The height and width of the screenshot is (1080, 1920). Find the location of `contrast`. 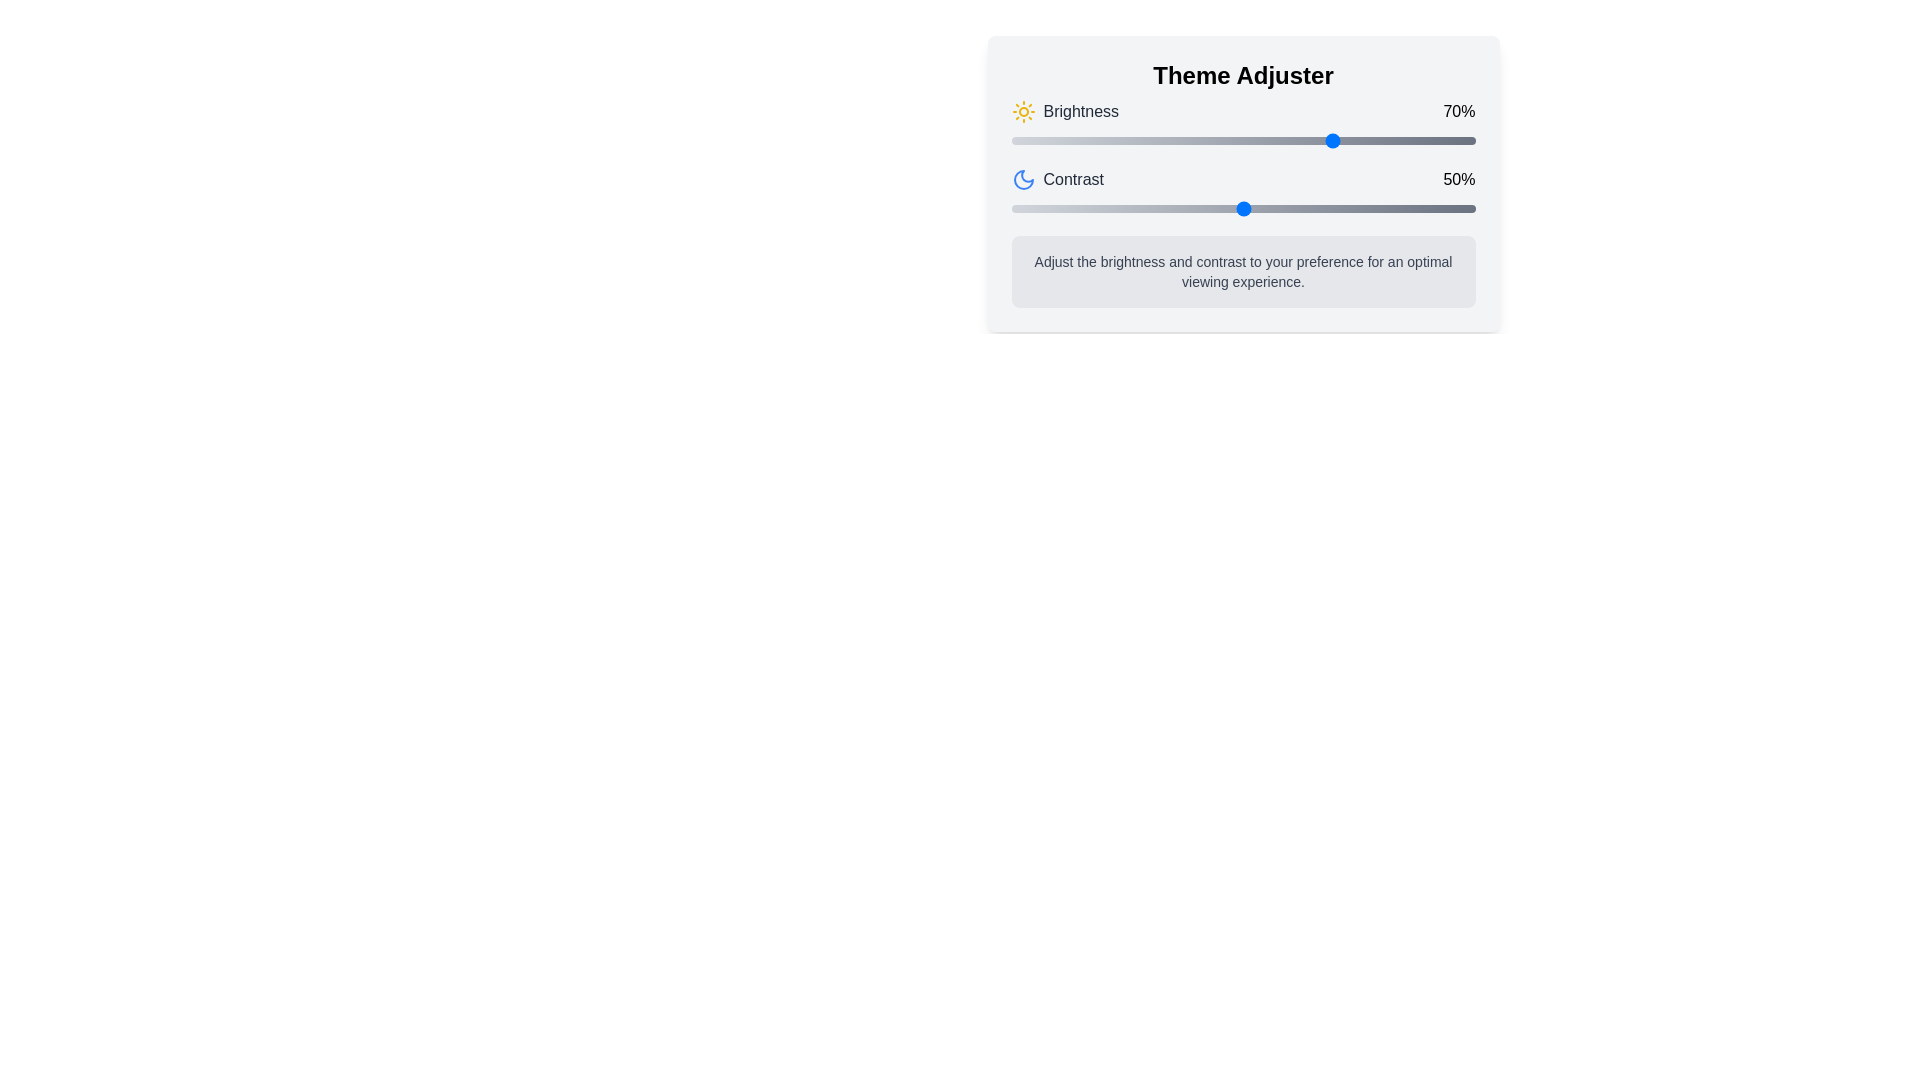

contrast is located at coordinates (1107, 208).